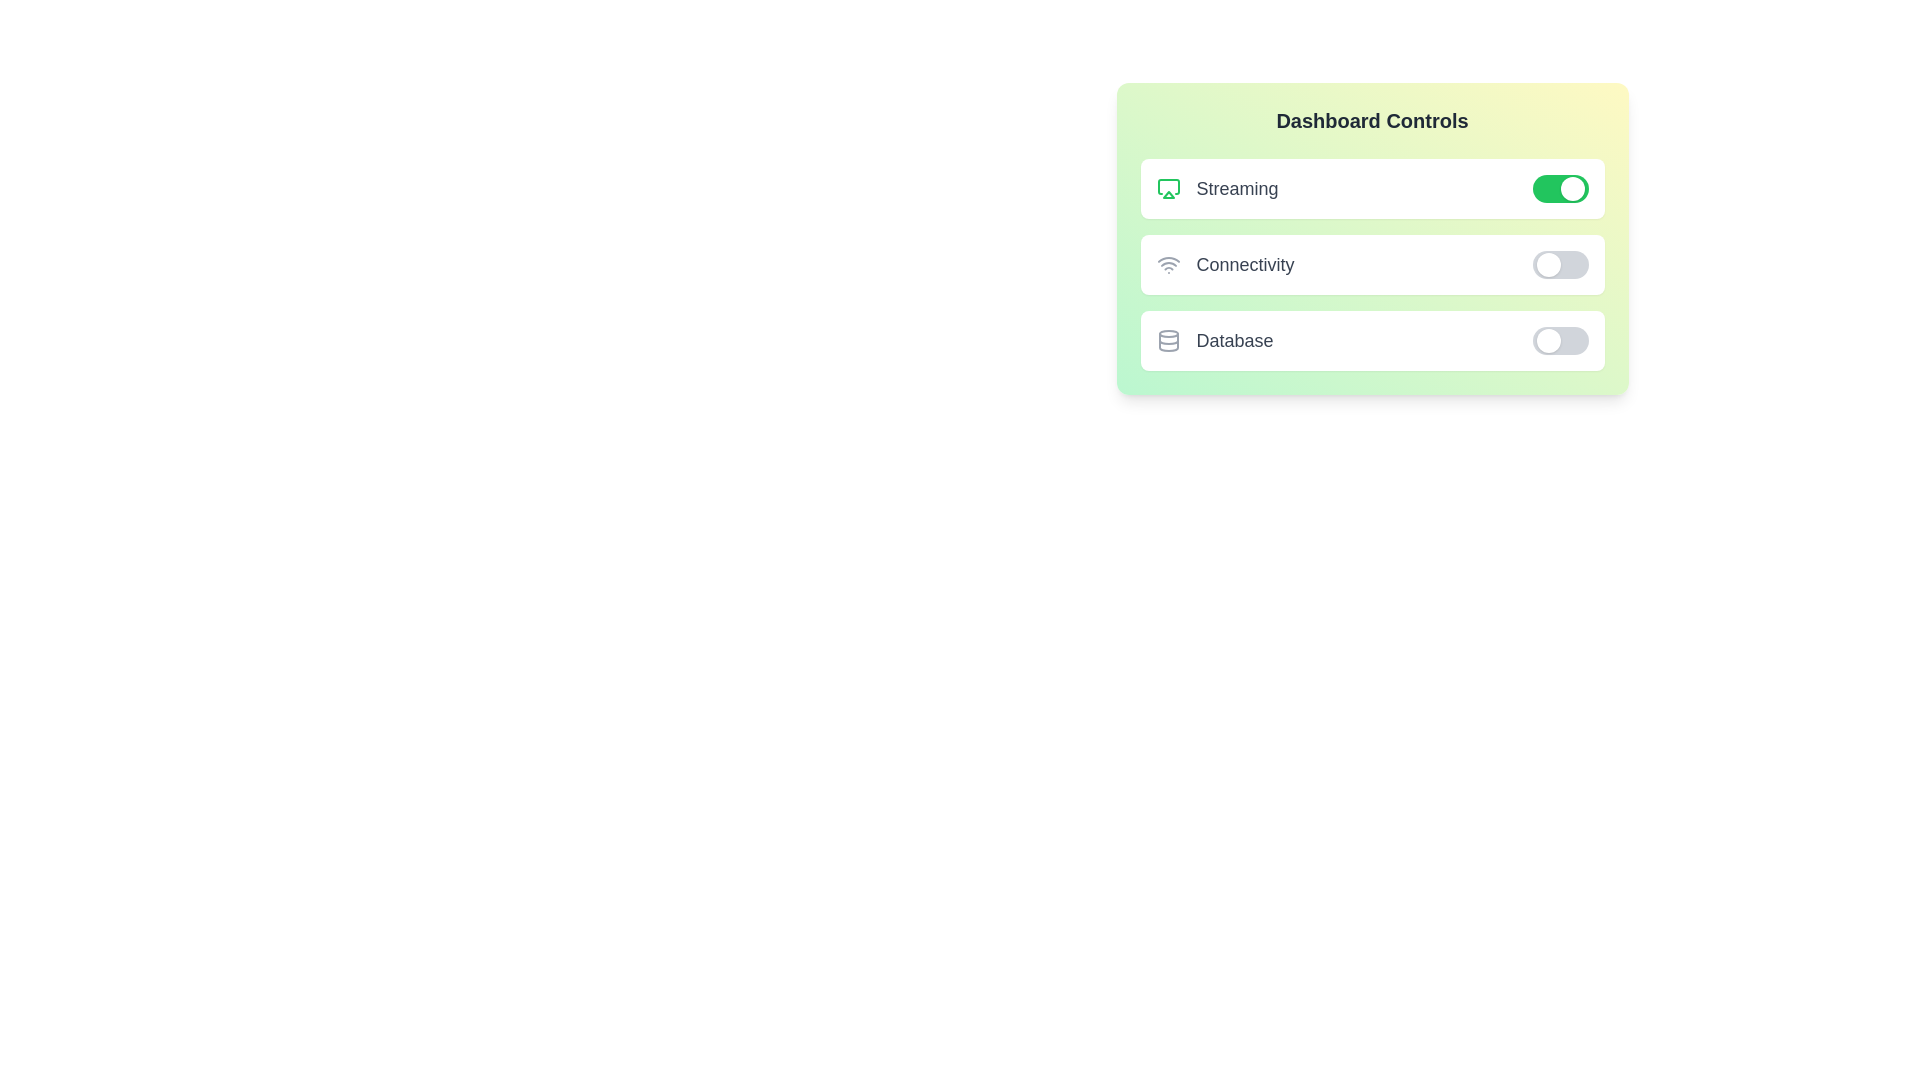 Image resolution: width=1920 pixels, height=1080 pixels. What do you see at coordinates (1168, 339) in the screenshot?
I see `the icon corresponding to the widget labeled Database` at bounding box center [1168, 339].